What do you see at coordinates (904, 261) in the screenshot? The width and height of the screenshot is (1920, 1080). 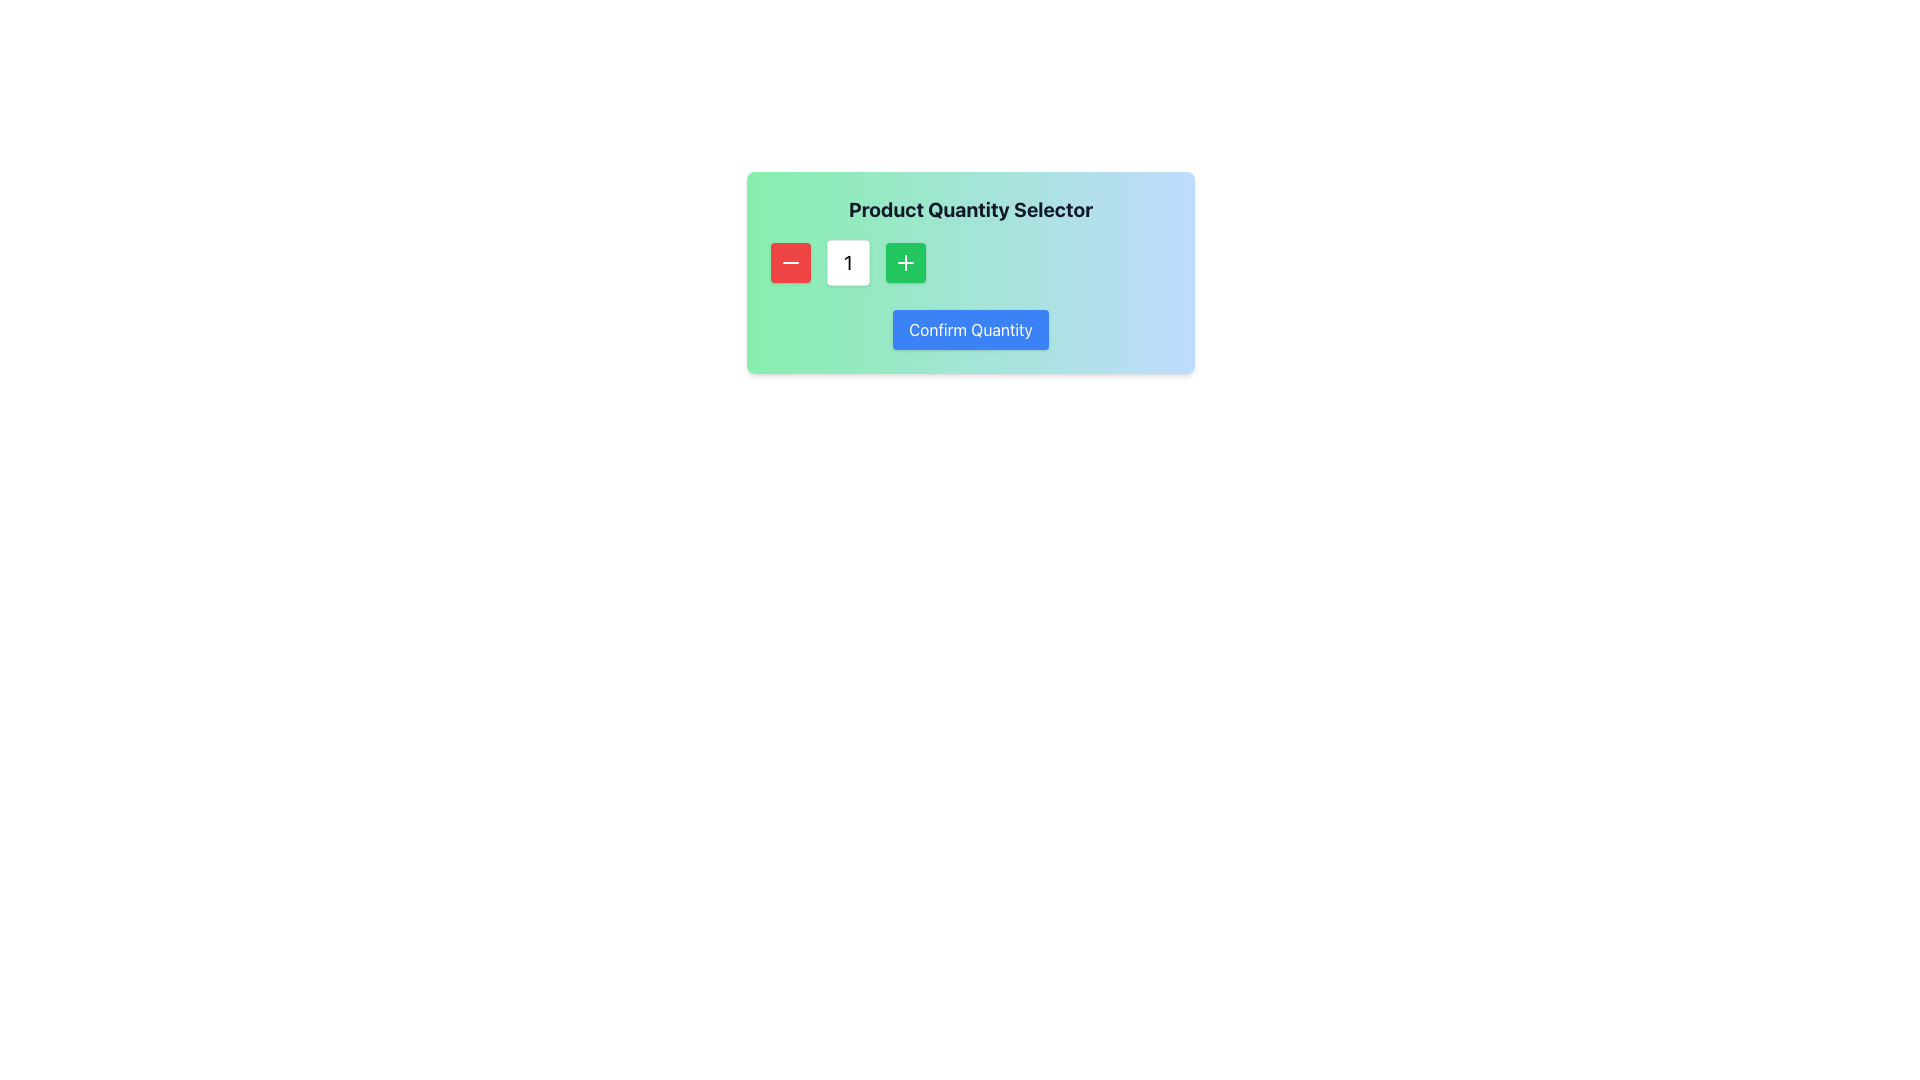 I see `the plus icon within the green button located` at bounding box center [904, 261].